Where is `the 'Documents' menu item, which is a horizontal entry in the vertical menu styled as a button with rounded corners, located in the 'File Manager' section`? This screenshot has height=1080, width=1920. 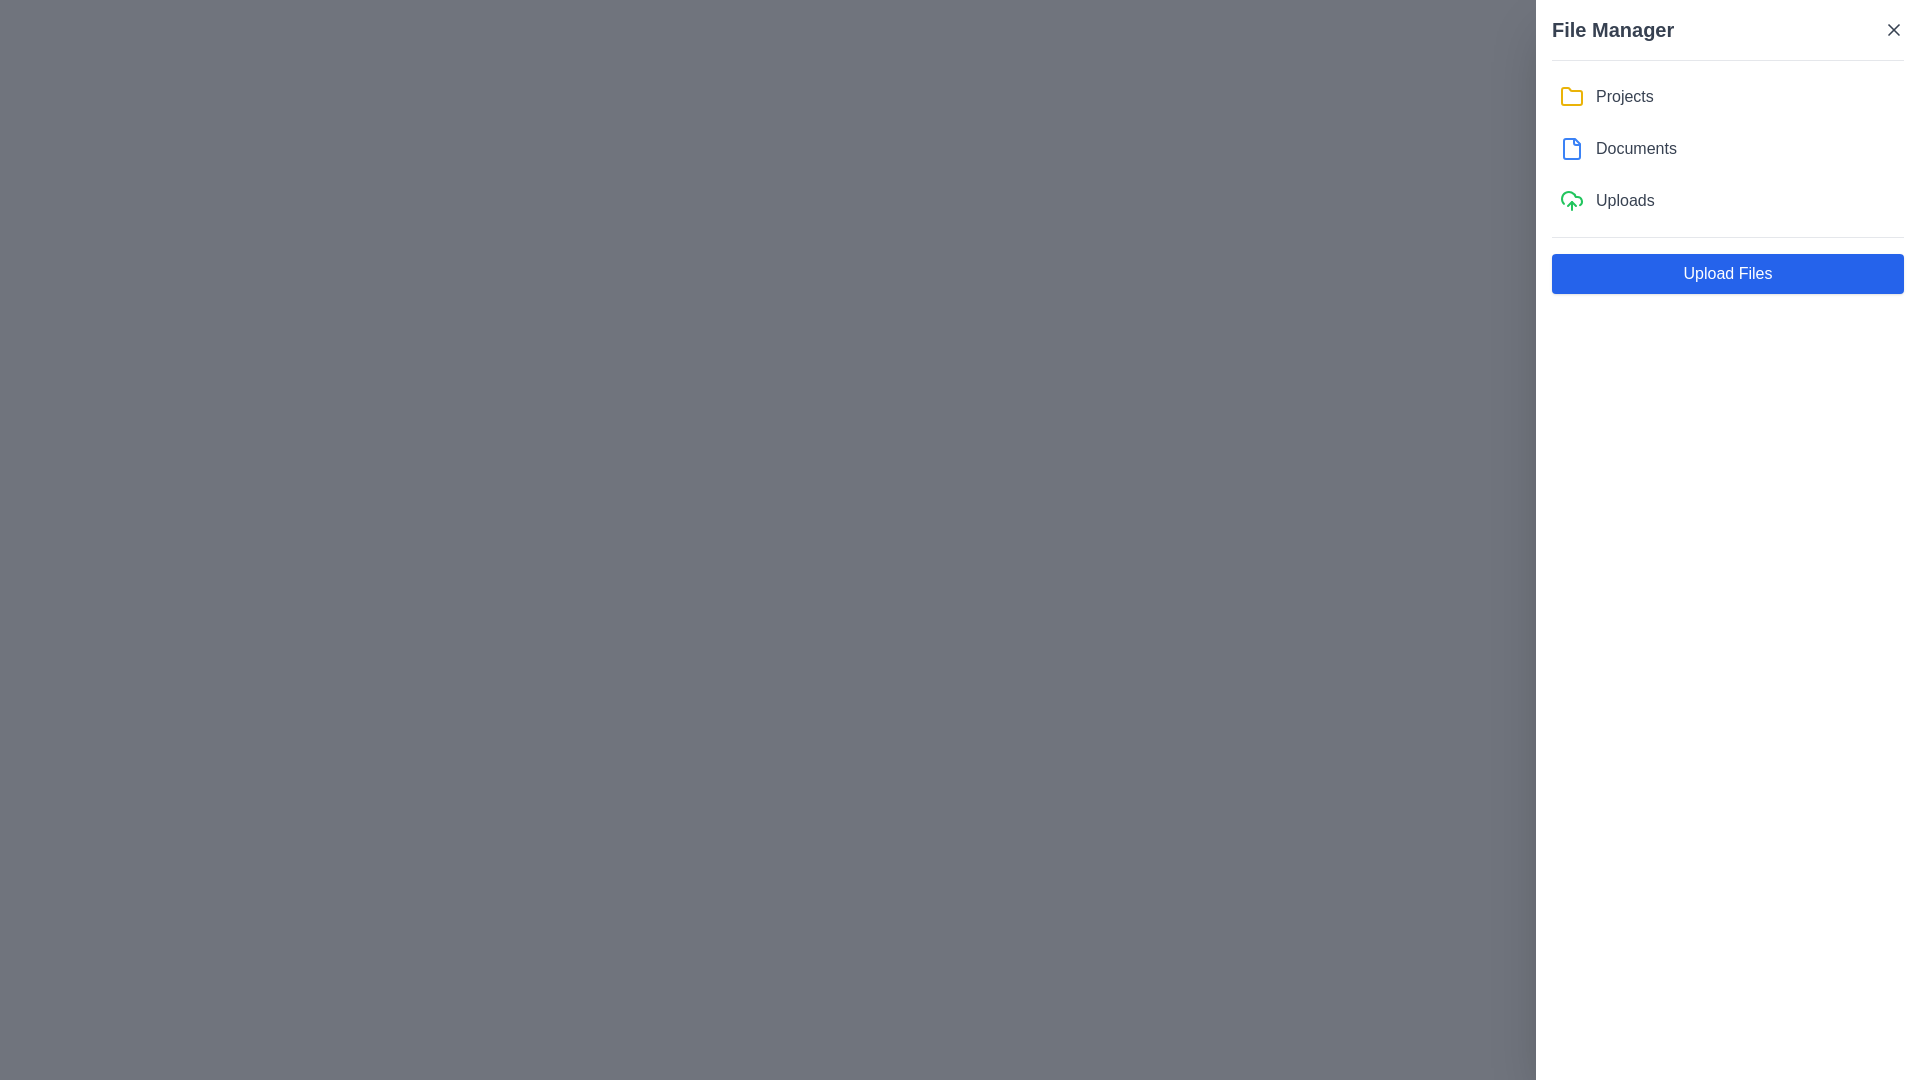
the 'Documents' menu item, which is a horizontal entry in the vertical menu styled as a button with rounded corners, located in the 'File Manager' section is located at coordinates (1727, 148).